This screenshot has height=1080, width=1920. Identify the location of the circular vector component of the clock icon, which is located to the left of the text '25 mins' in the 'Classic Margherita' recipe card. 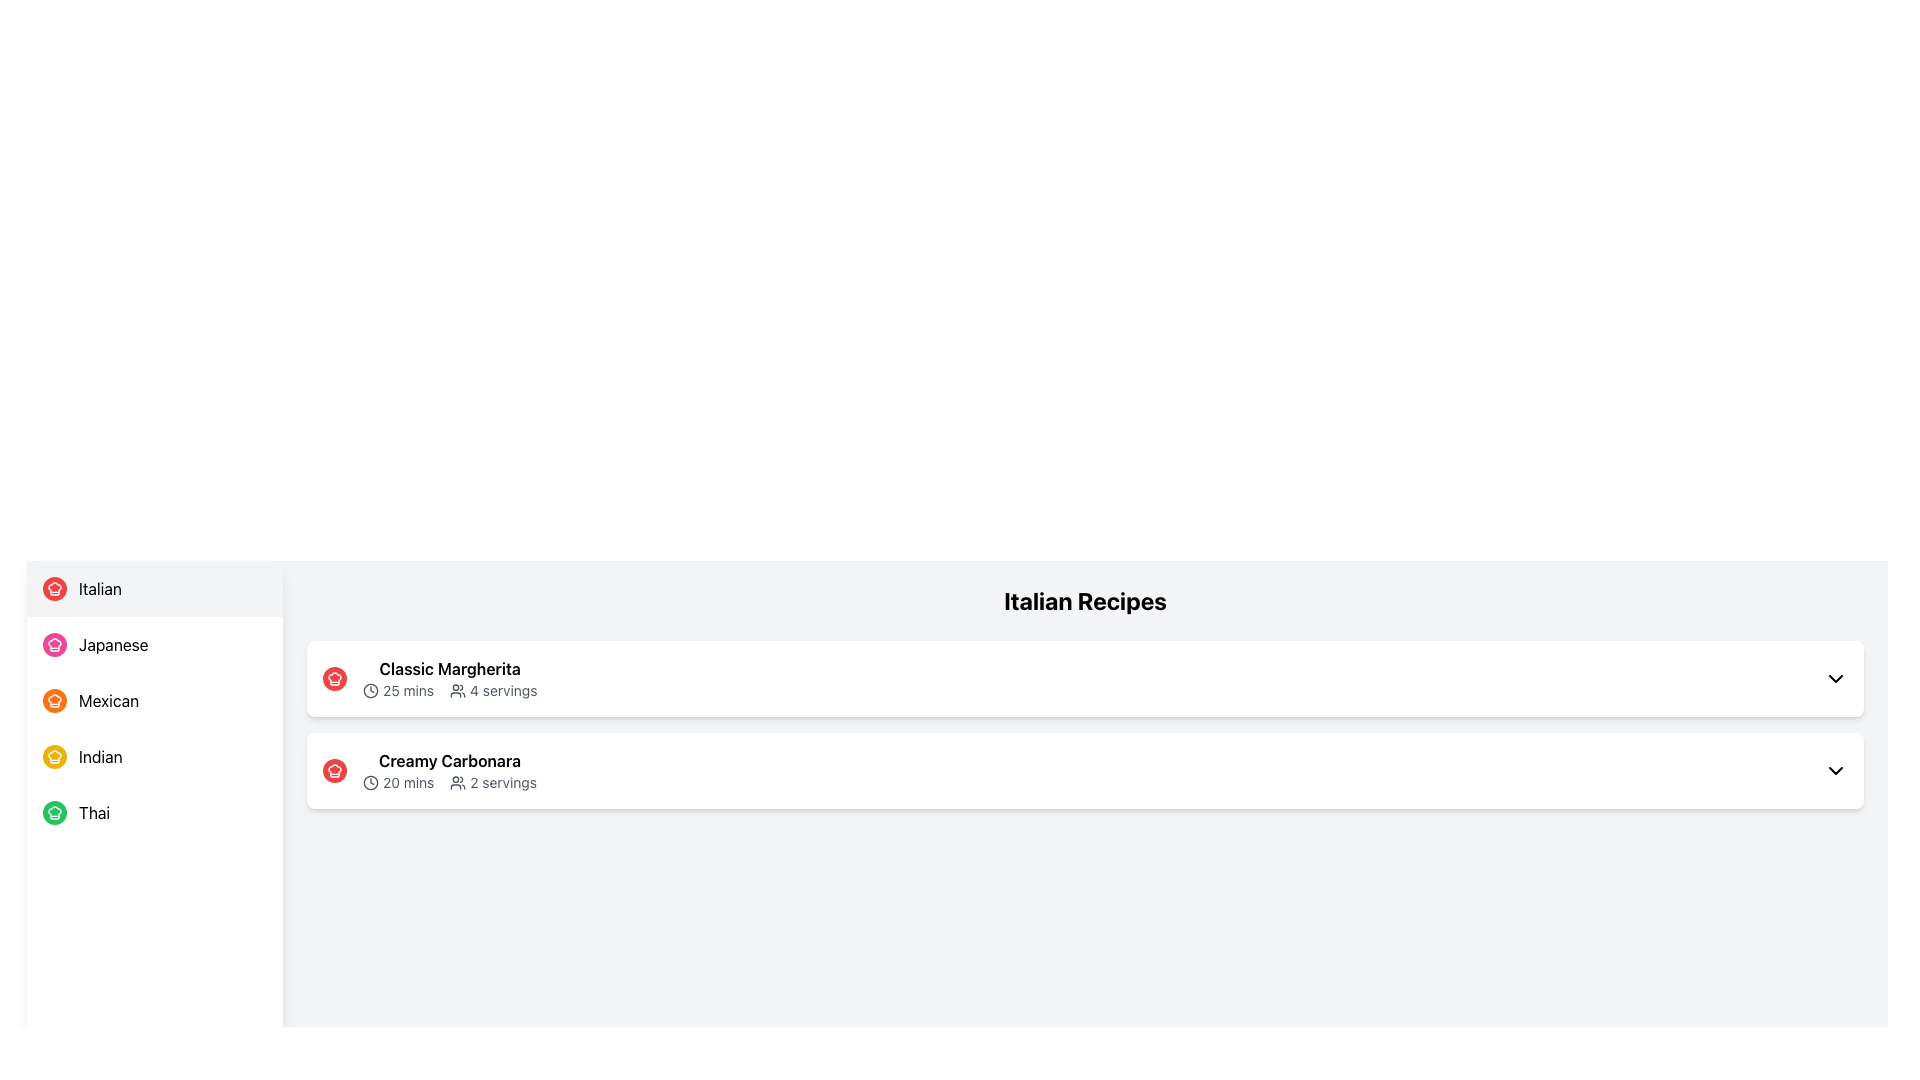
(370, 689).